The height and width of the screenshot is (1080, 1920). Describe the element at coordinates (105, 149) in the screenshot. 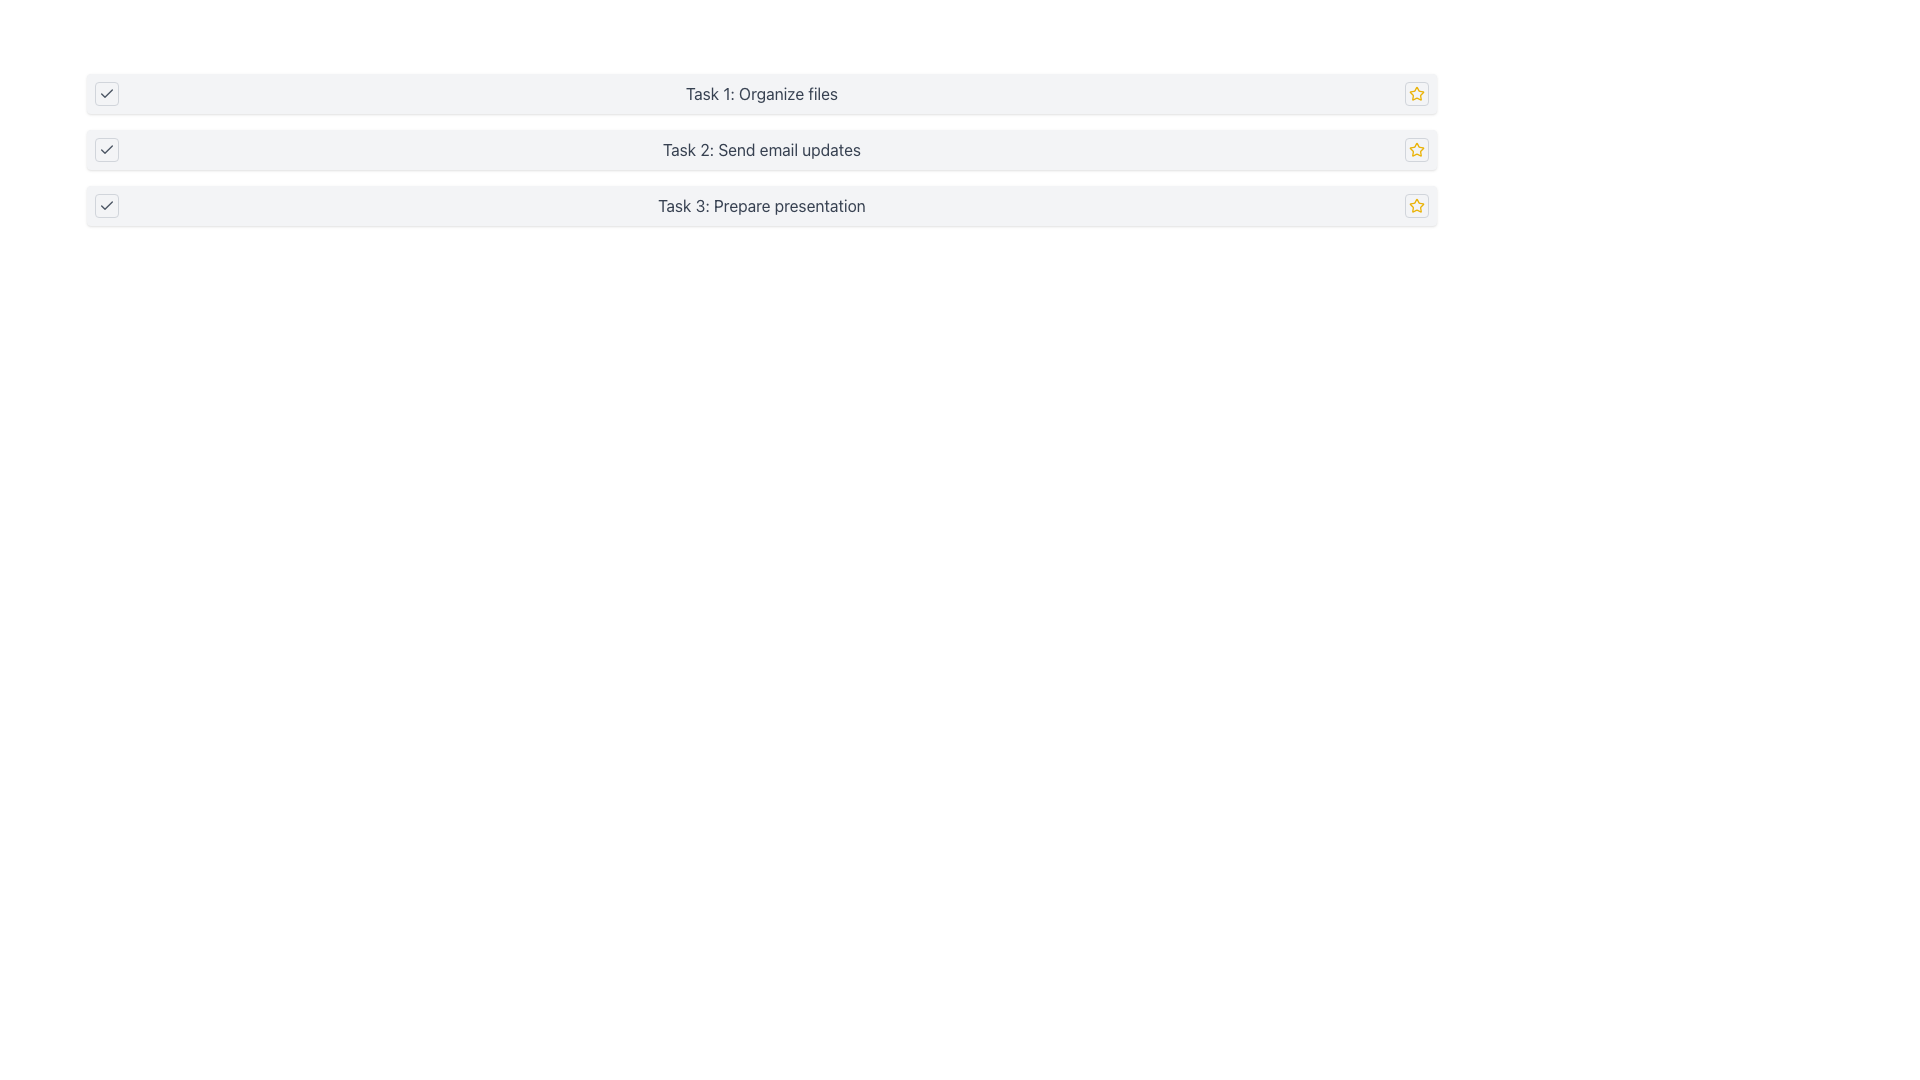

I see `the checkbox located to the left of the 'Task 2: Send email updates' row` at that location.